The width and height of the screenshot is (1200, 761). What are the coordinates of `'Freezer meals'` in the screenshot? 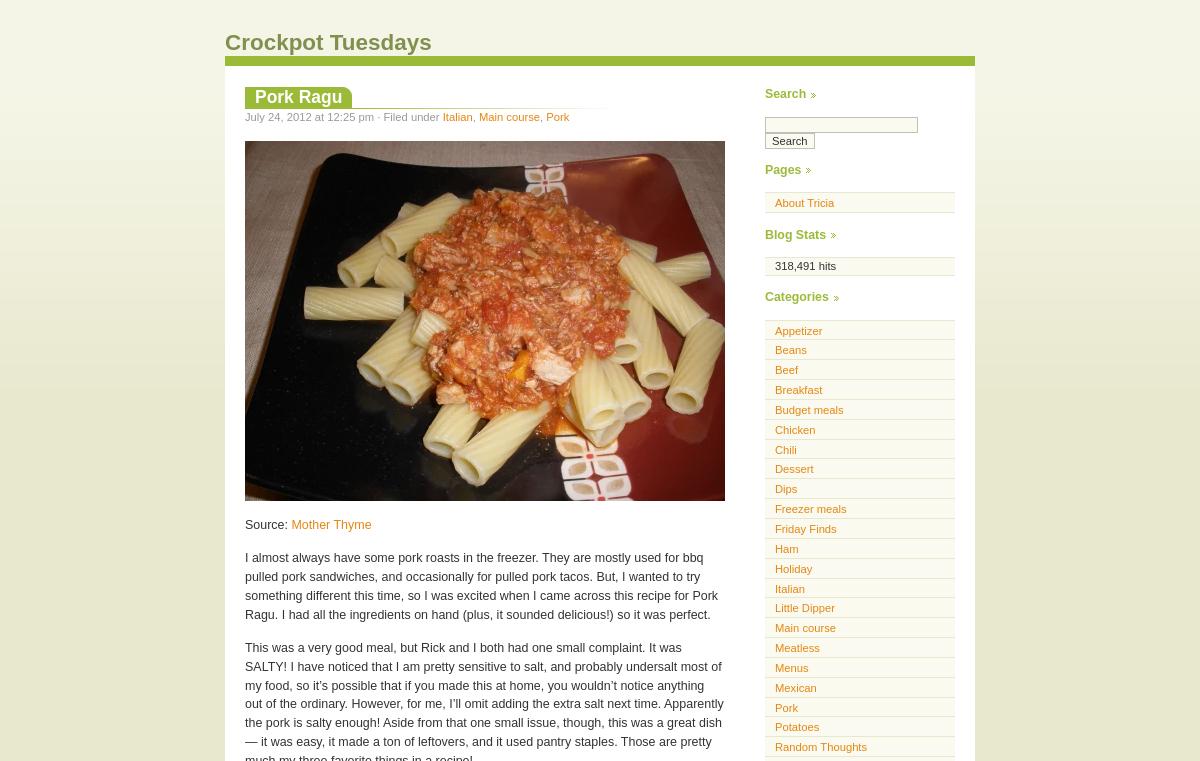 It's located at (809, 508).